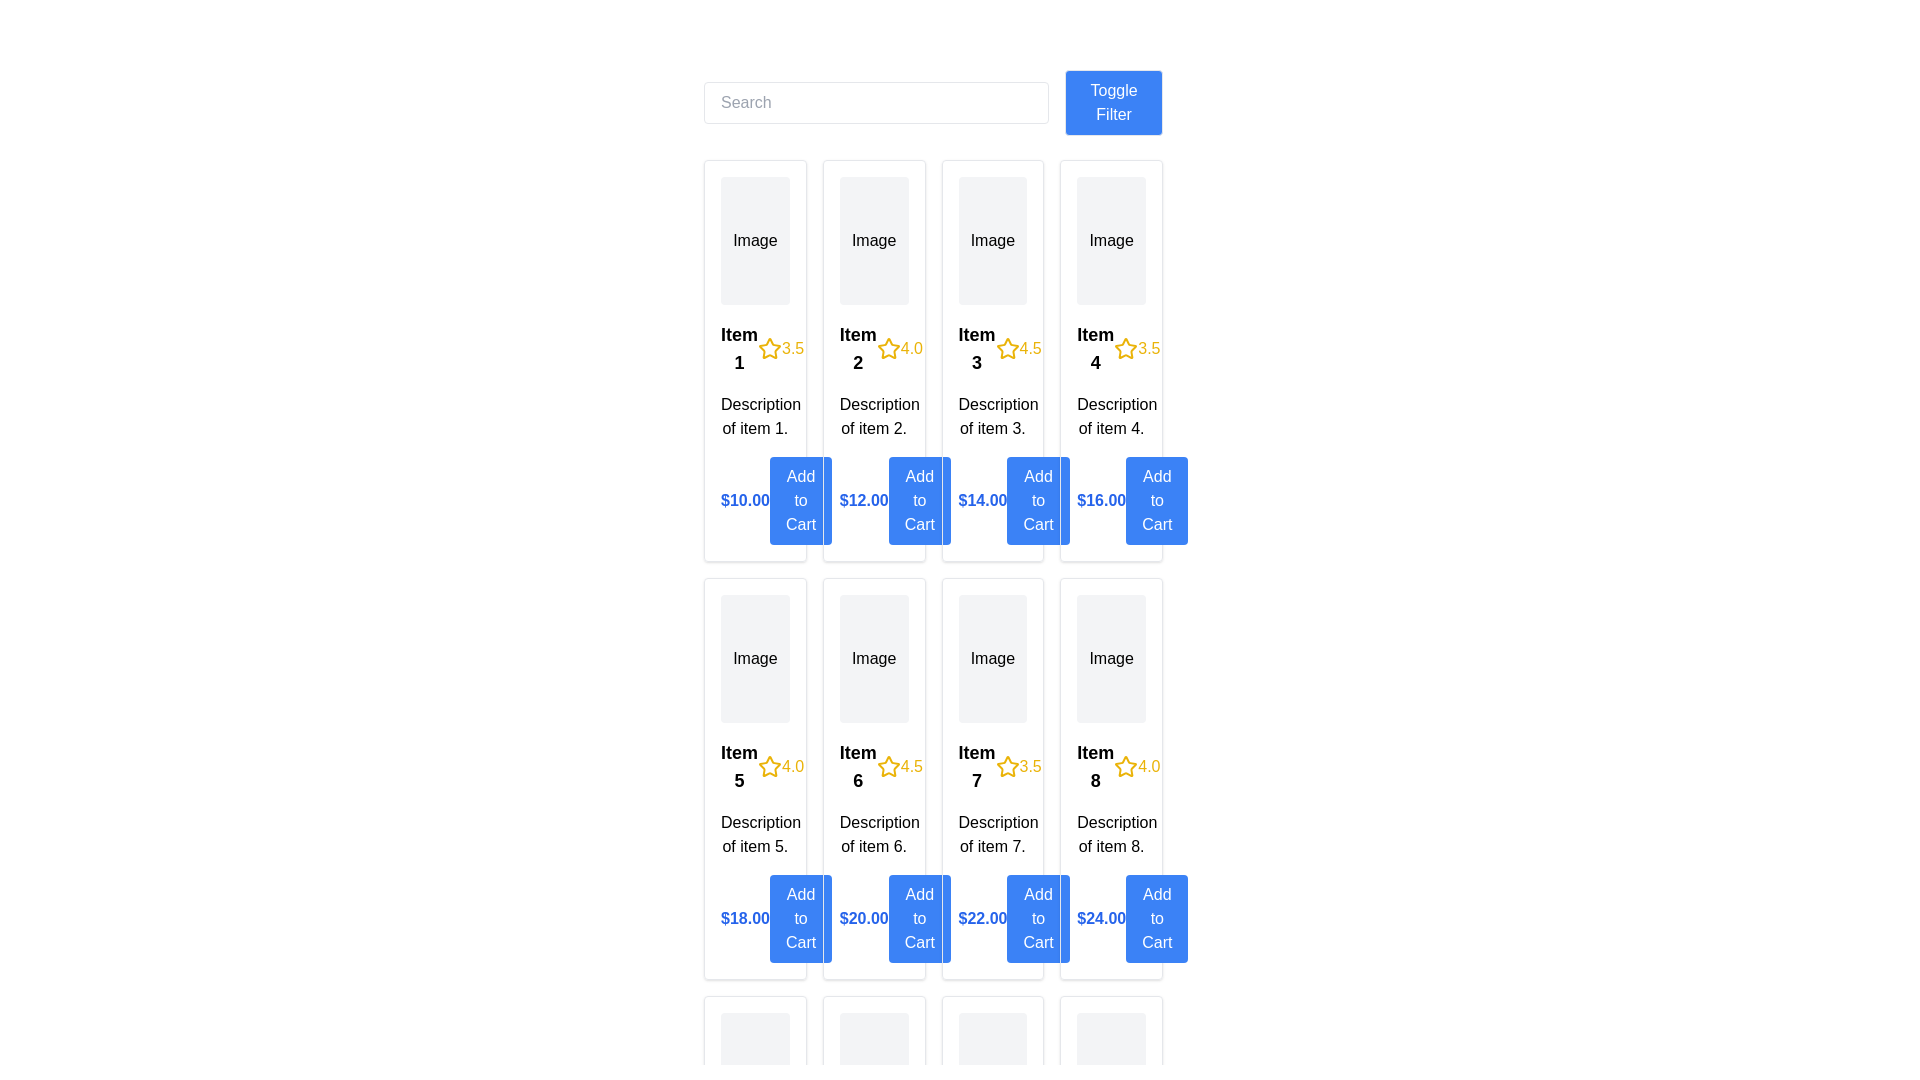 This screenshot has width=1920, height=1080. What do you see at coordinates (887, 347) in the screenshot?
I see `the rating icon located in the second item card between the item's title and description to provide immediate feedback on its quality or popularity` at bounding box center [887, 347].